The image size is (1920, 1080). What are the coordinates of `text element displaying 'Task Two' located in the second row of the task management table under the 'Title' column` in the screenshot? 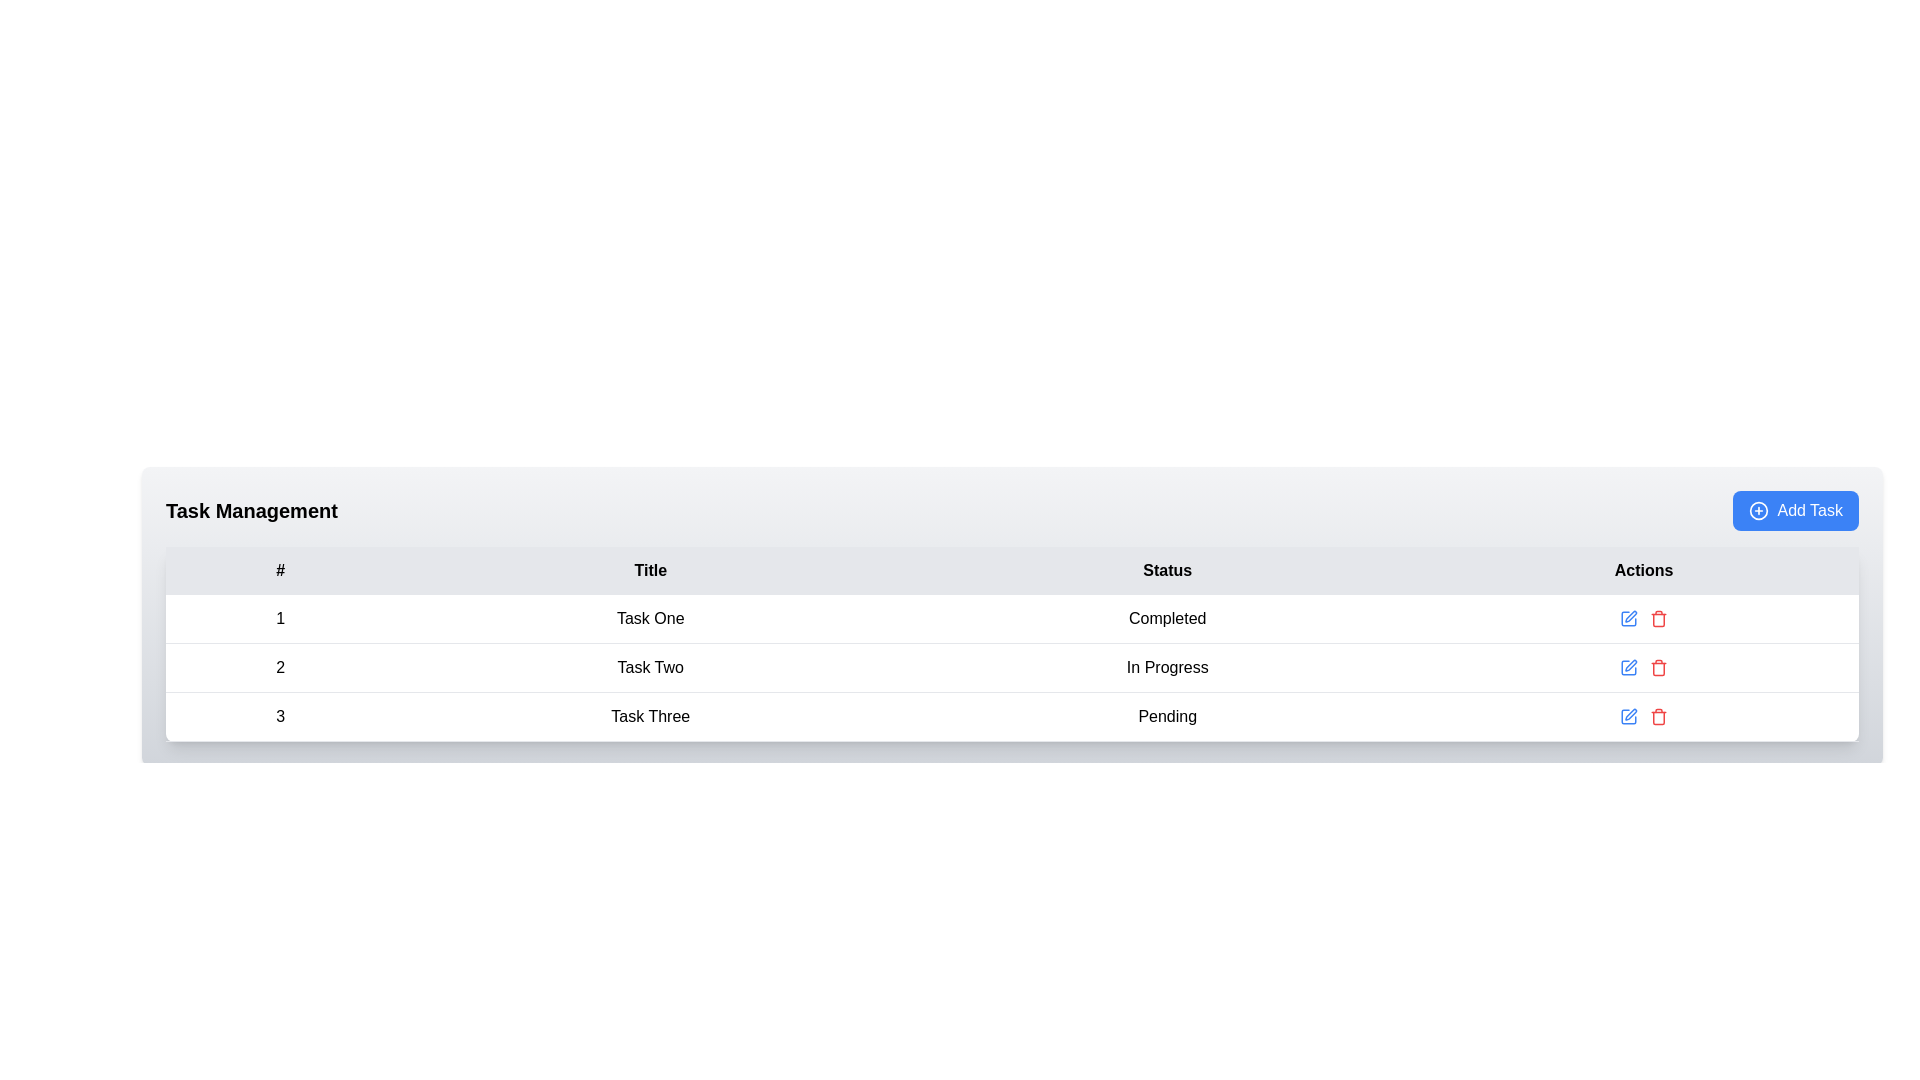 It's located at (650, 667).